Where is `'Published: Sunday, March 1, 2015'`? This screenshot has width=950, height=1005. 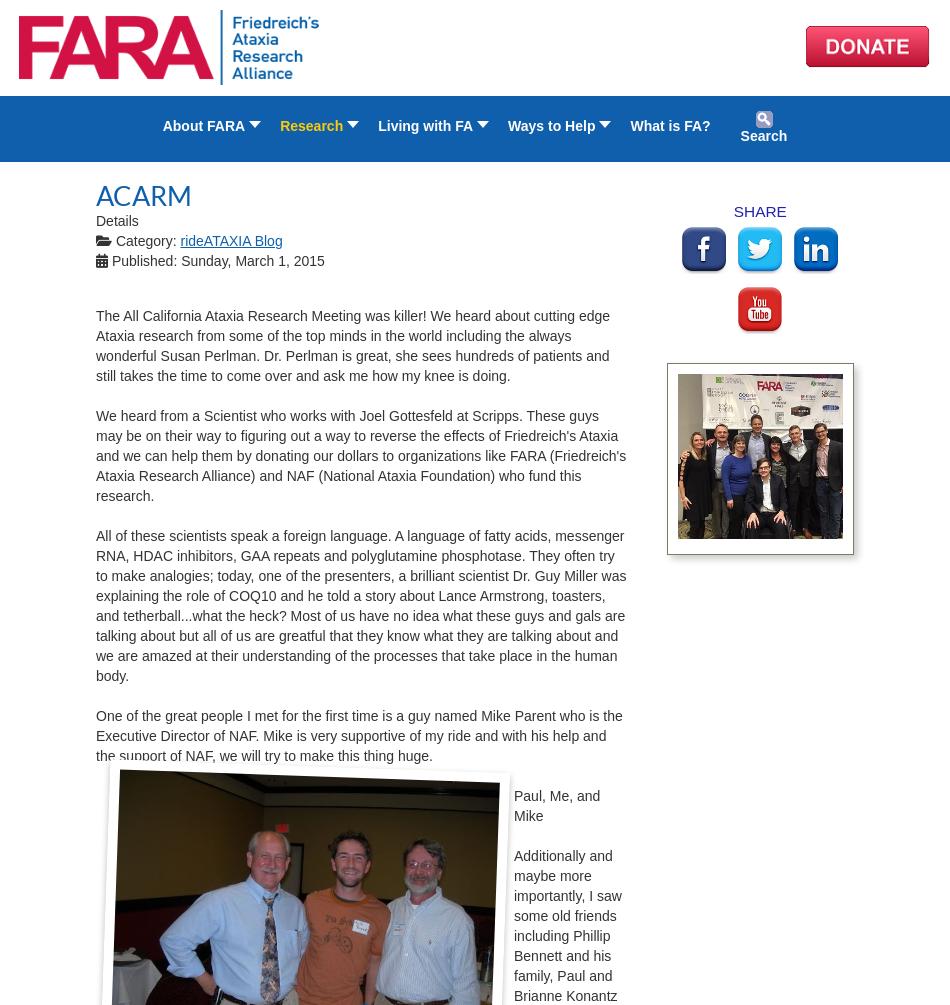
'Published: Sunday, March 1, 2015' is located at coordinates (110, 259).